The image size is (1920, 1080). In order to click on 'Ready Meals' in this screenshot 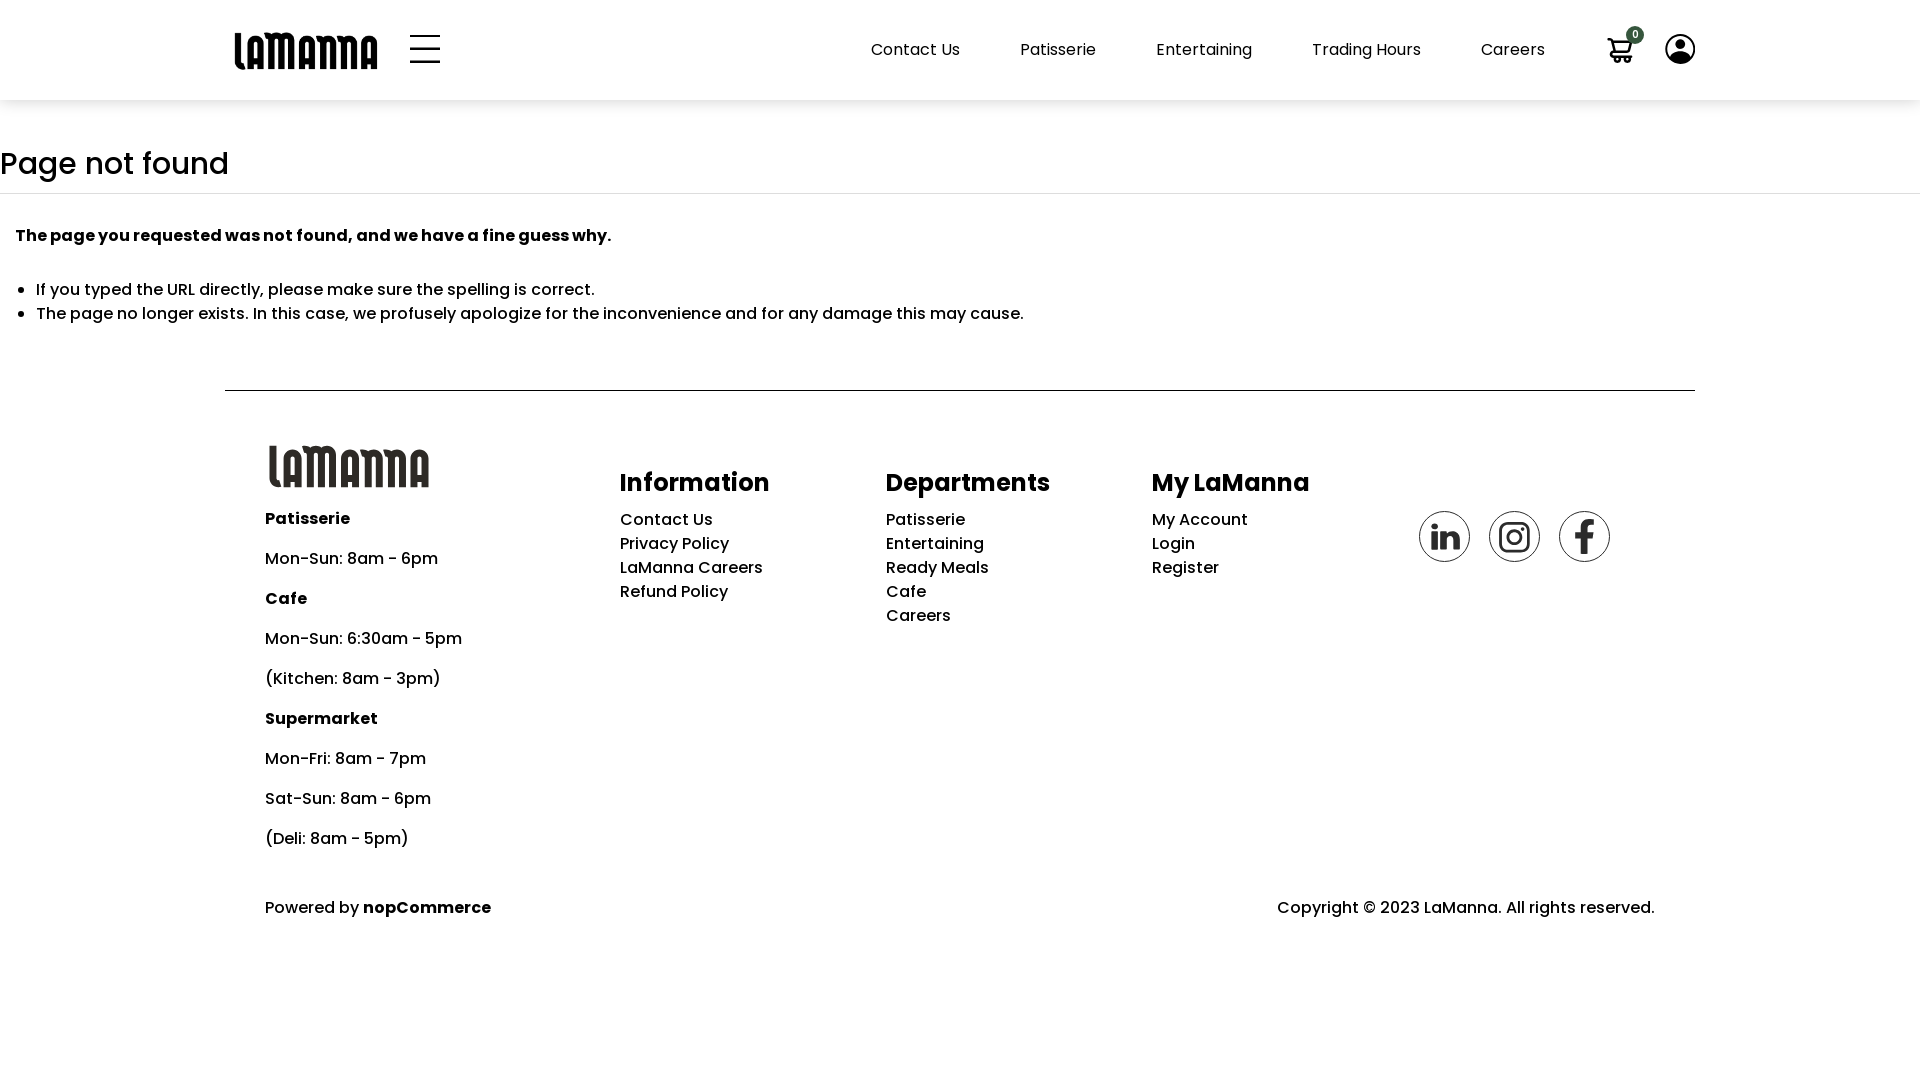, I will do `click(885, 567)`.